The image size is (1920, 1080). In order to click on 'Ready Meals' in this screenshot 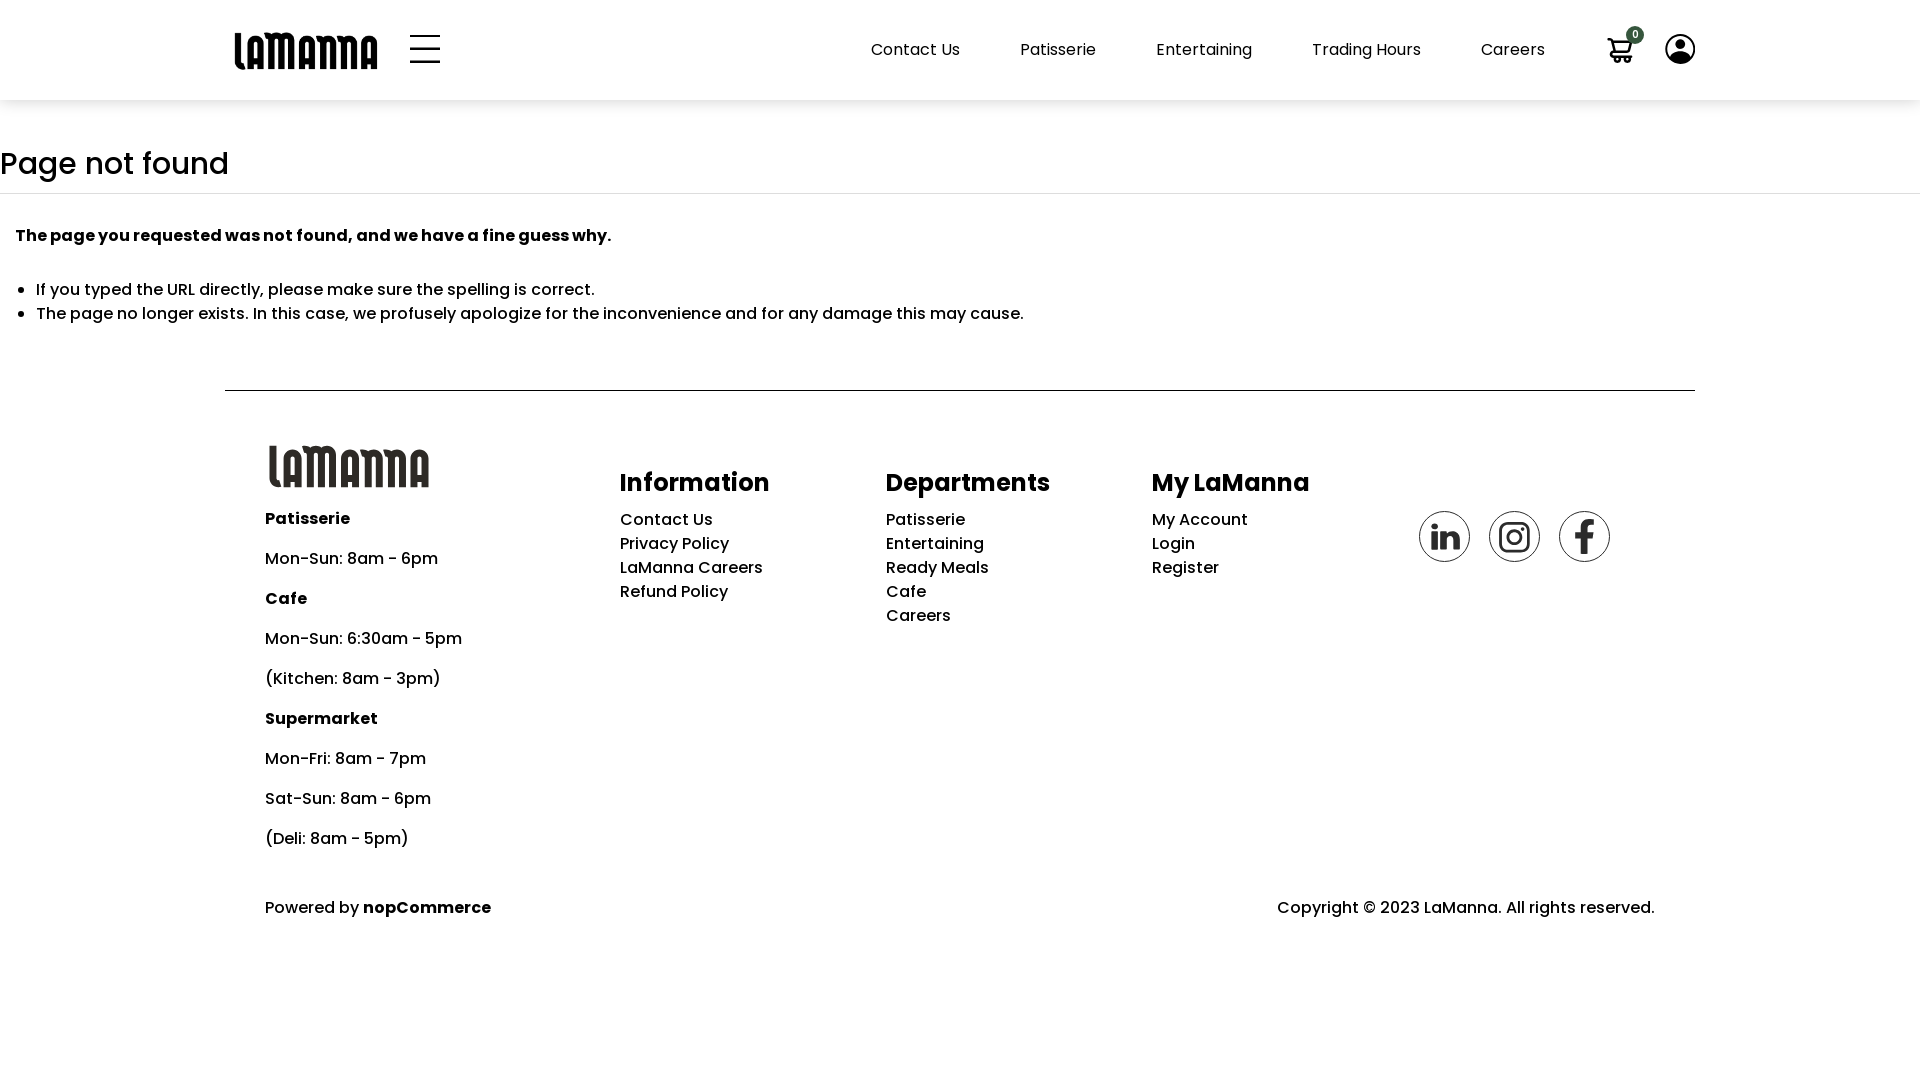, I will do `click(885, 567)`.